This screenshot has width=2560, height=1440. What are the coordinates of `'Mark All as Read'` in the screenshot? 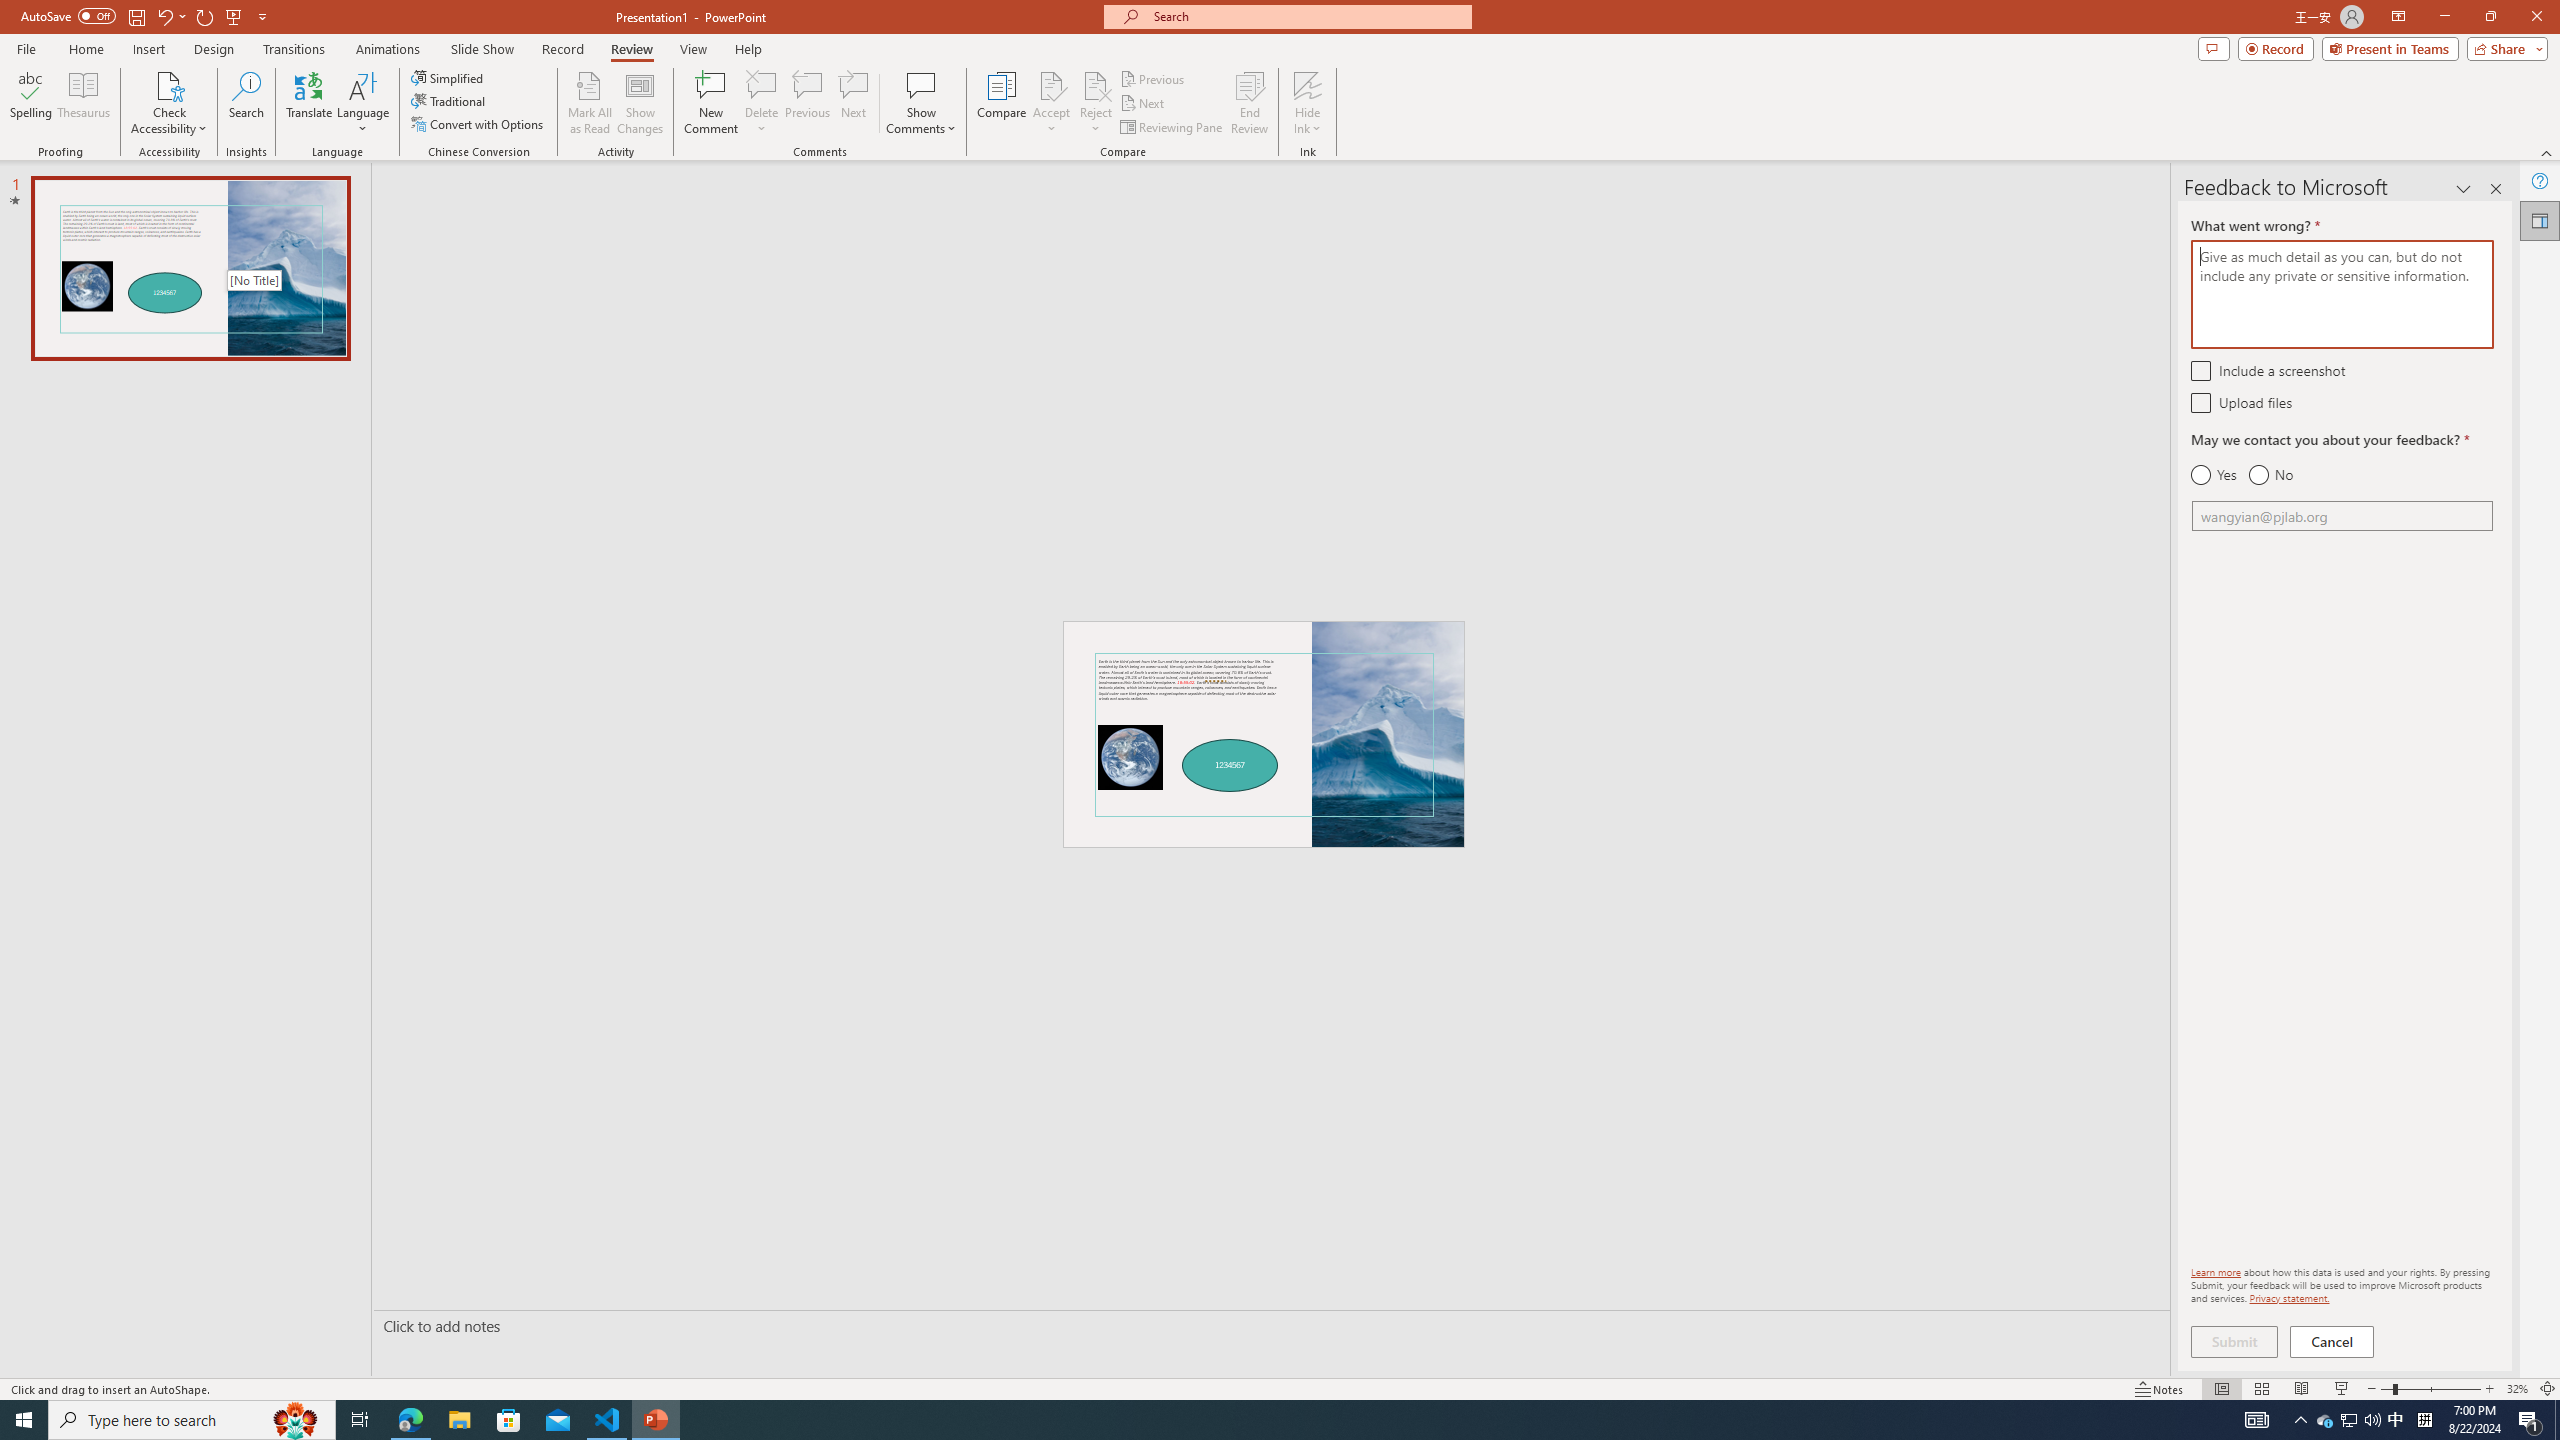 It's located at (590, 103).